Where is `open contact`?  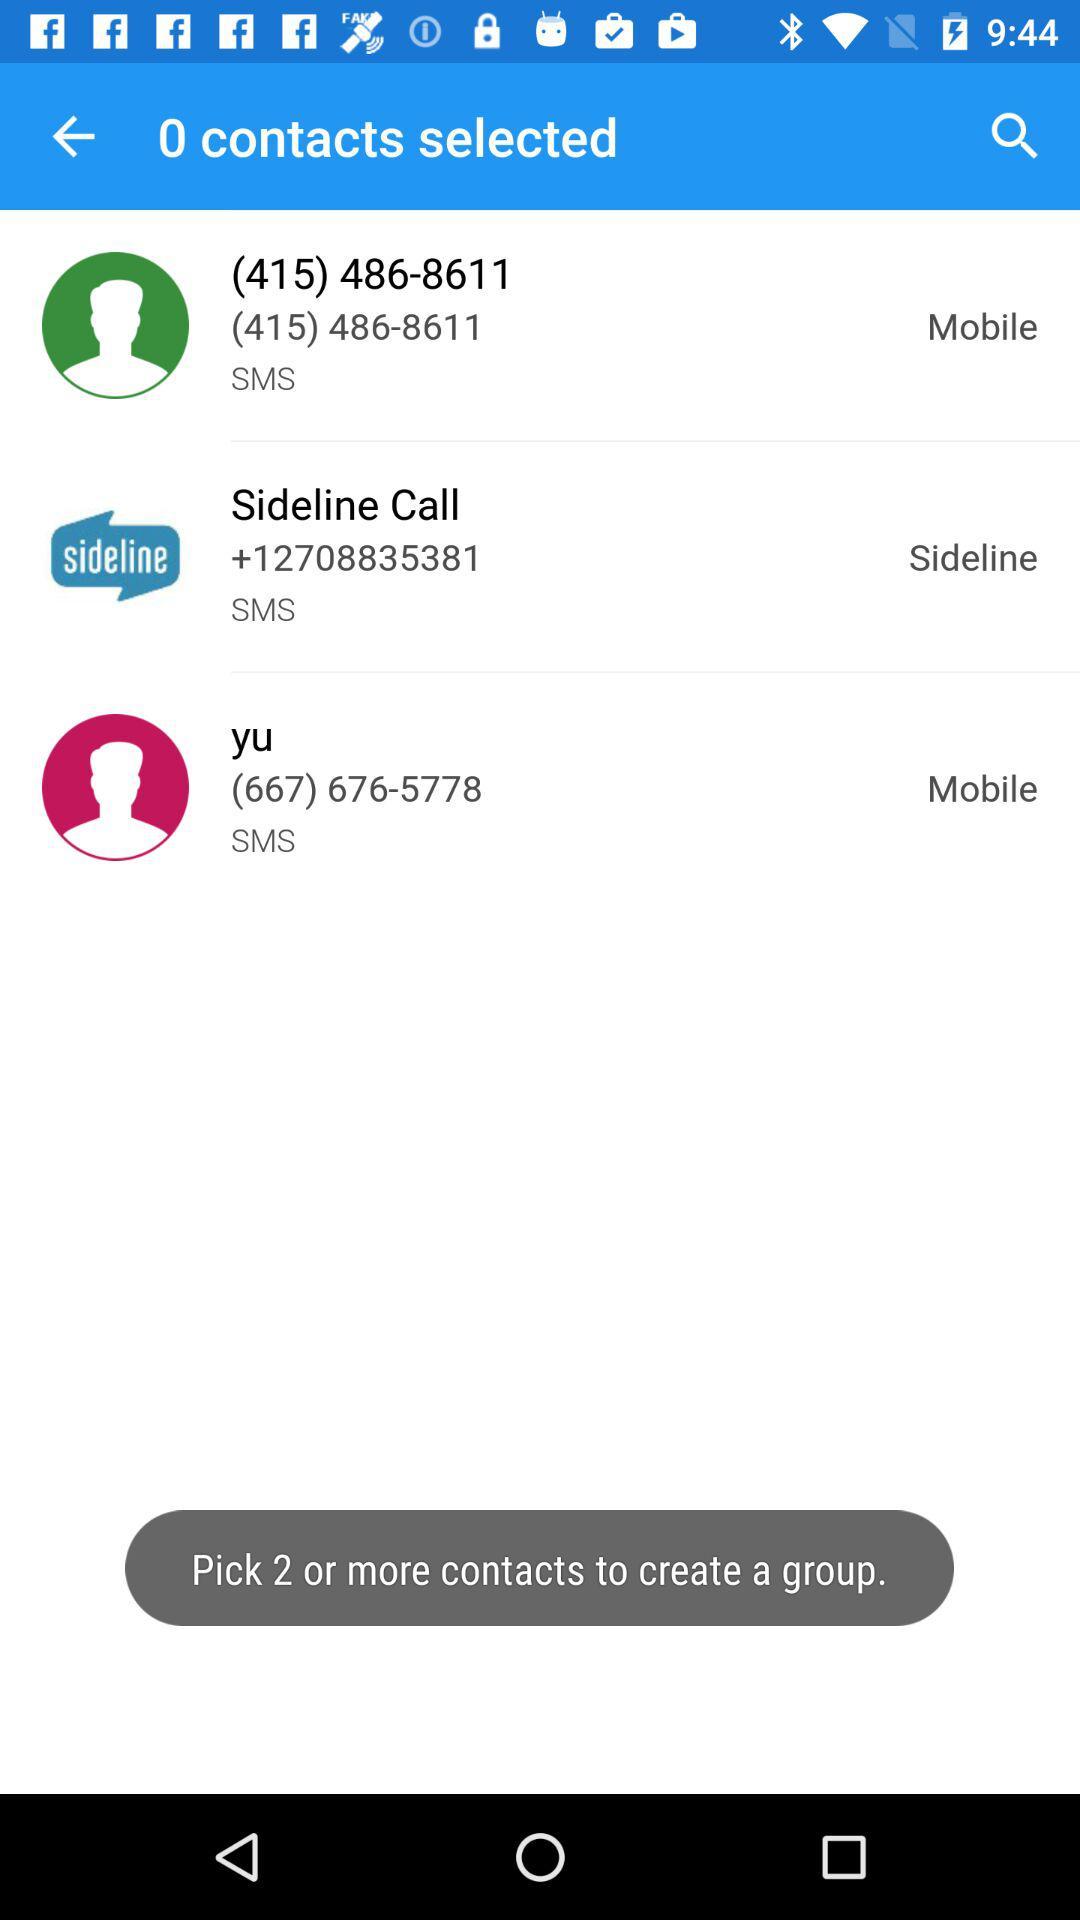 open contact is located at coordinates (115, 786).